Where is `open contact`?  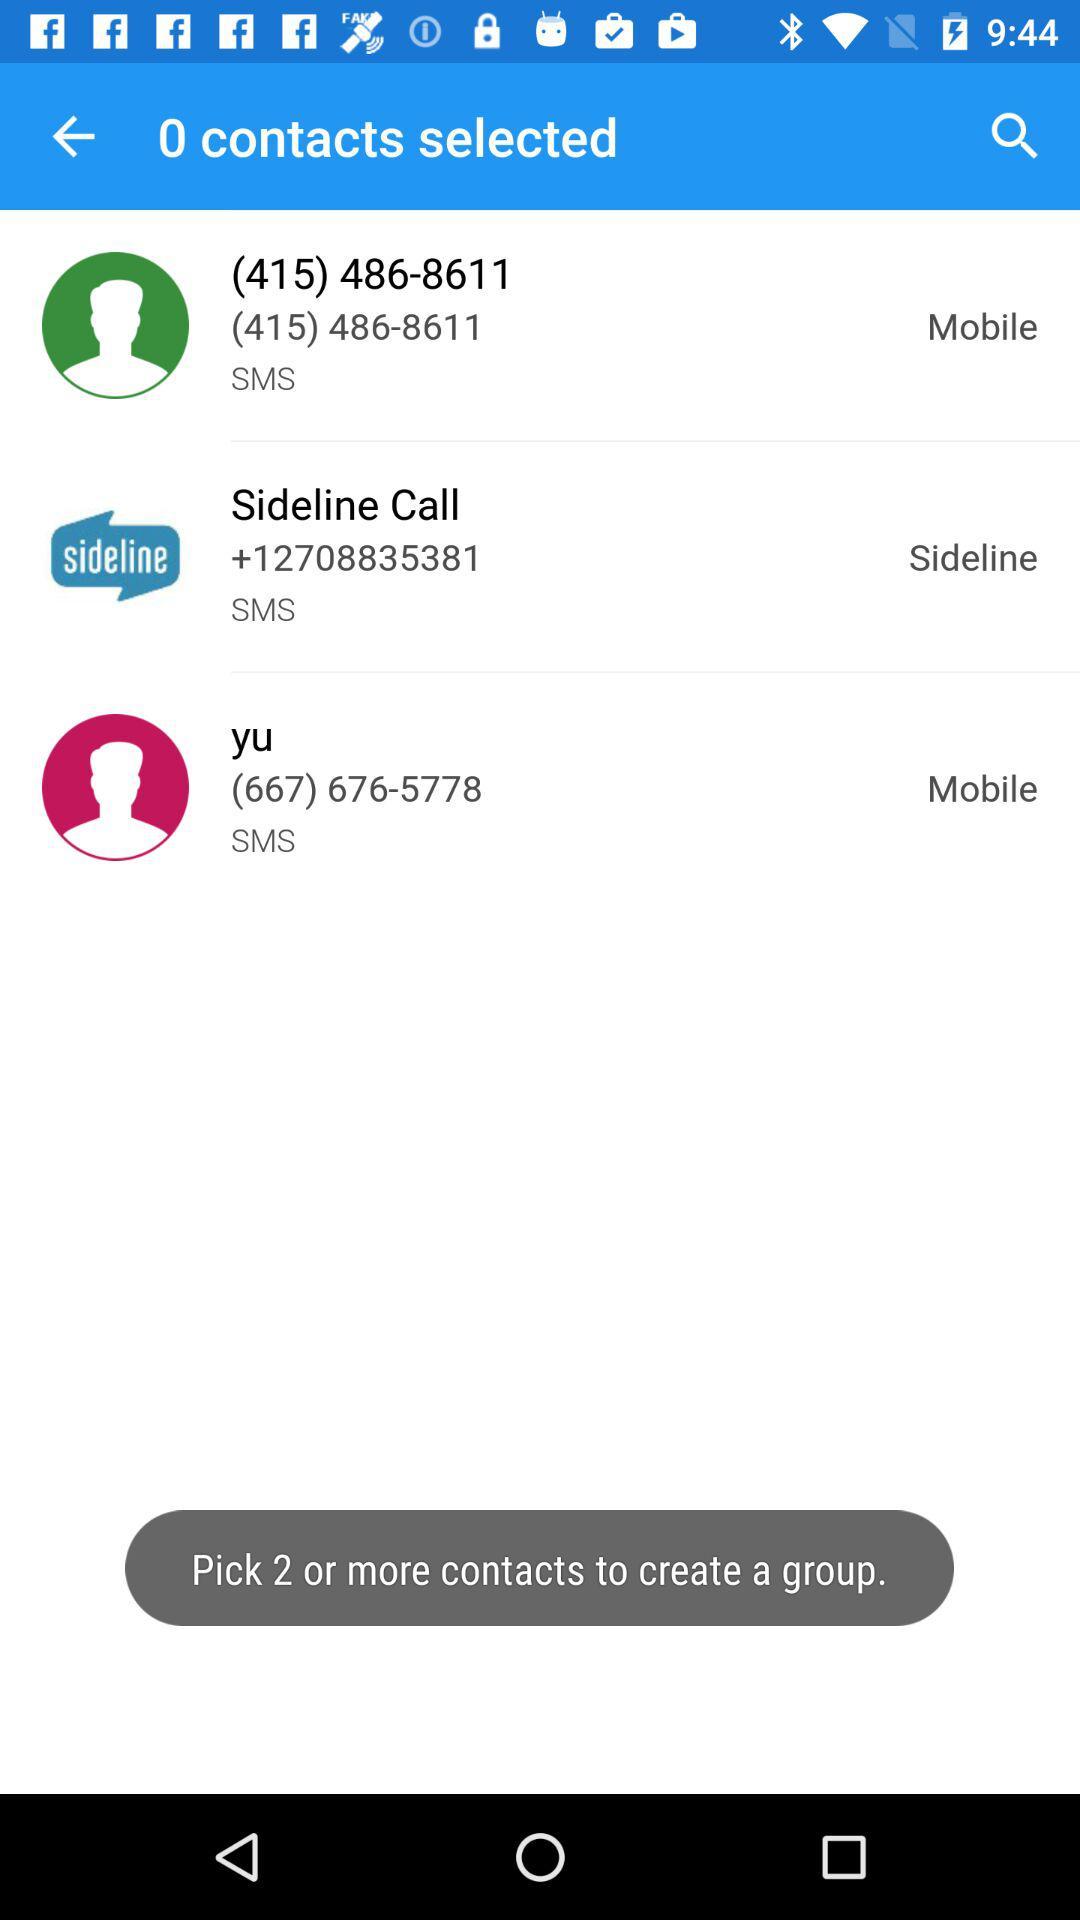 open contact is located at coordinates (115, 786).